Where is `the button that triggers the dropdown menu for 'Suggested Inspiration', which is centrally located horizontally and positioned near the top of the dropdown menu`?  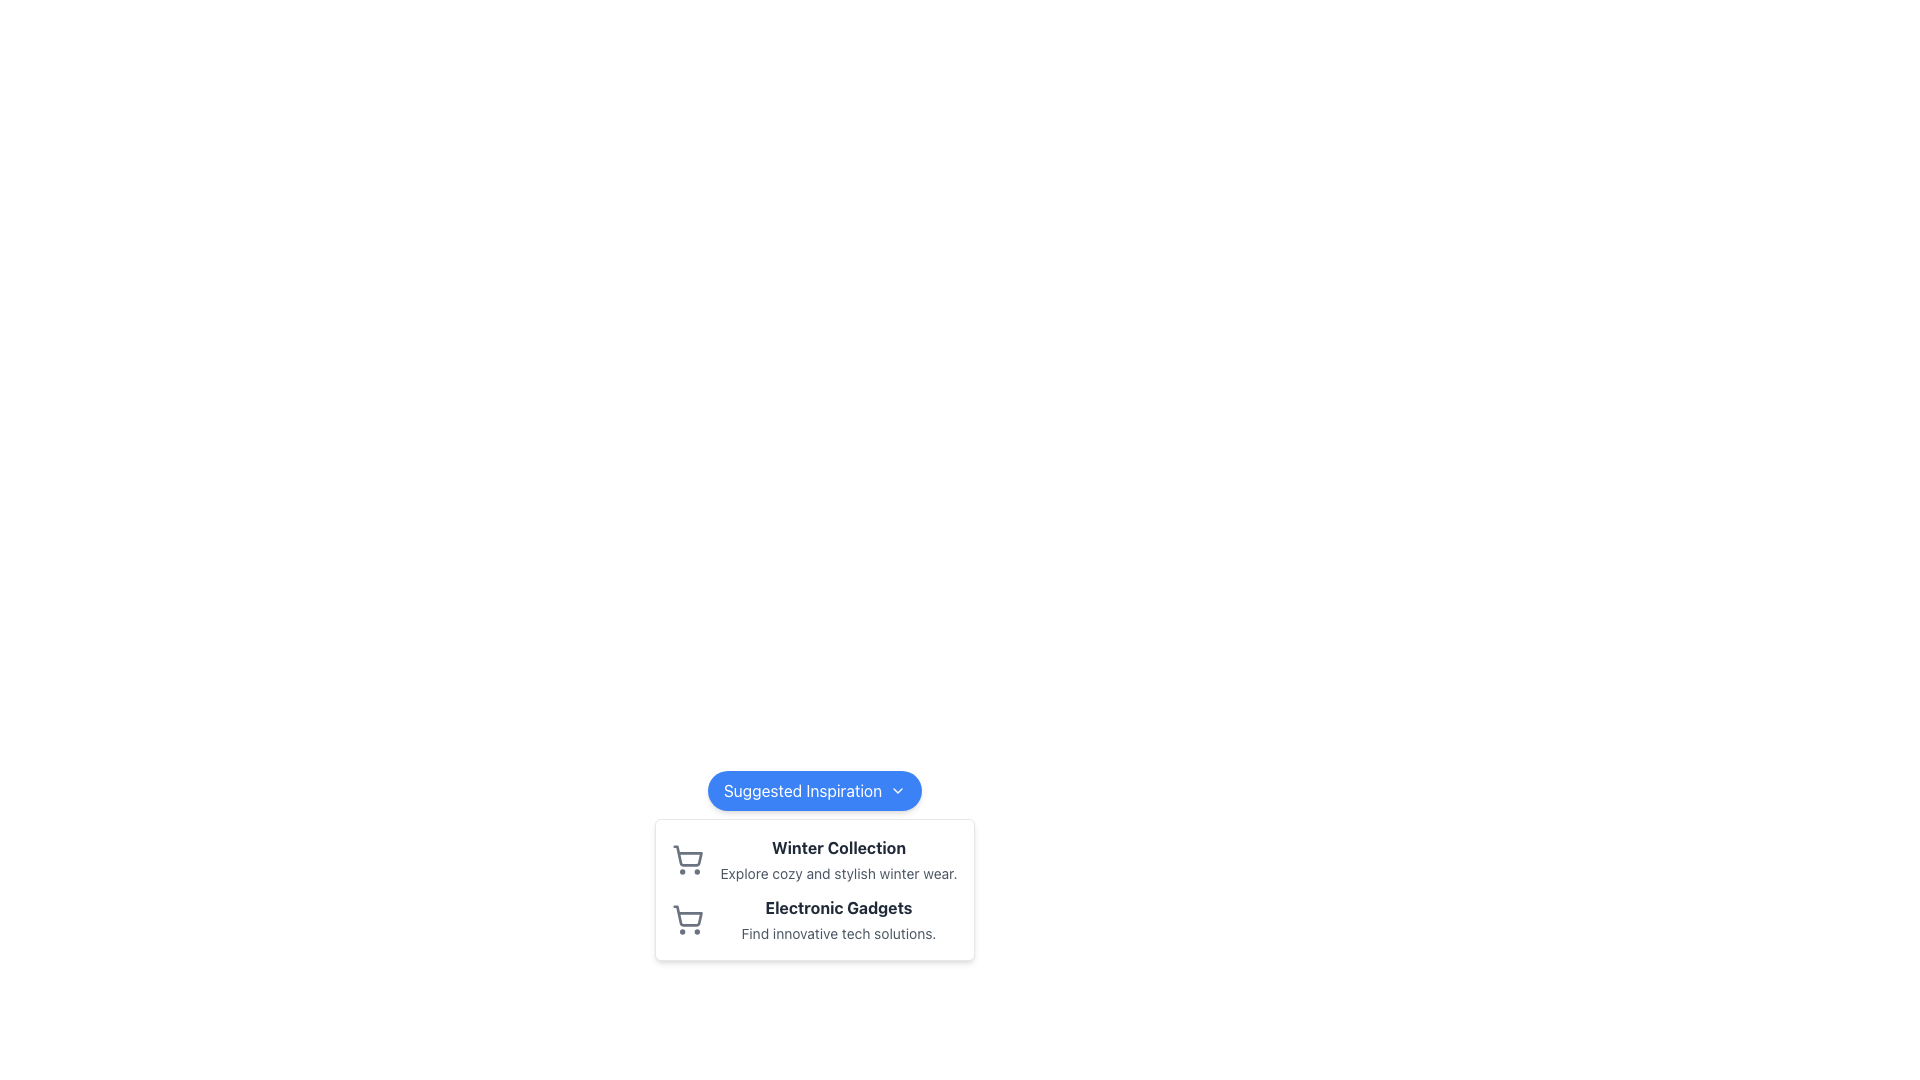
the button that triggers the dropdown menu for 'Suggested Inspiration', which is centrally located horizontally and positioned near the top of the dropdown menu is located at coordinates (815, 789).